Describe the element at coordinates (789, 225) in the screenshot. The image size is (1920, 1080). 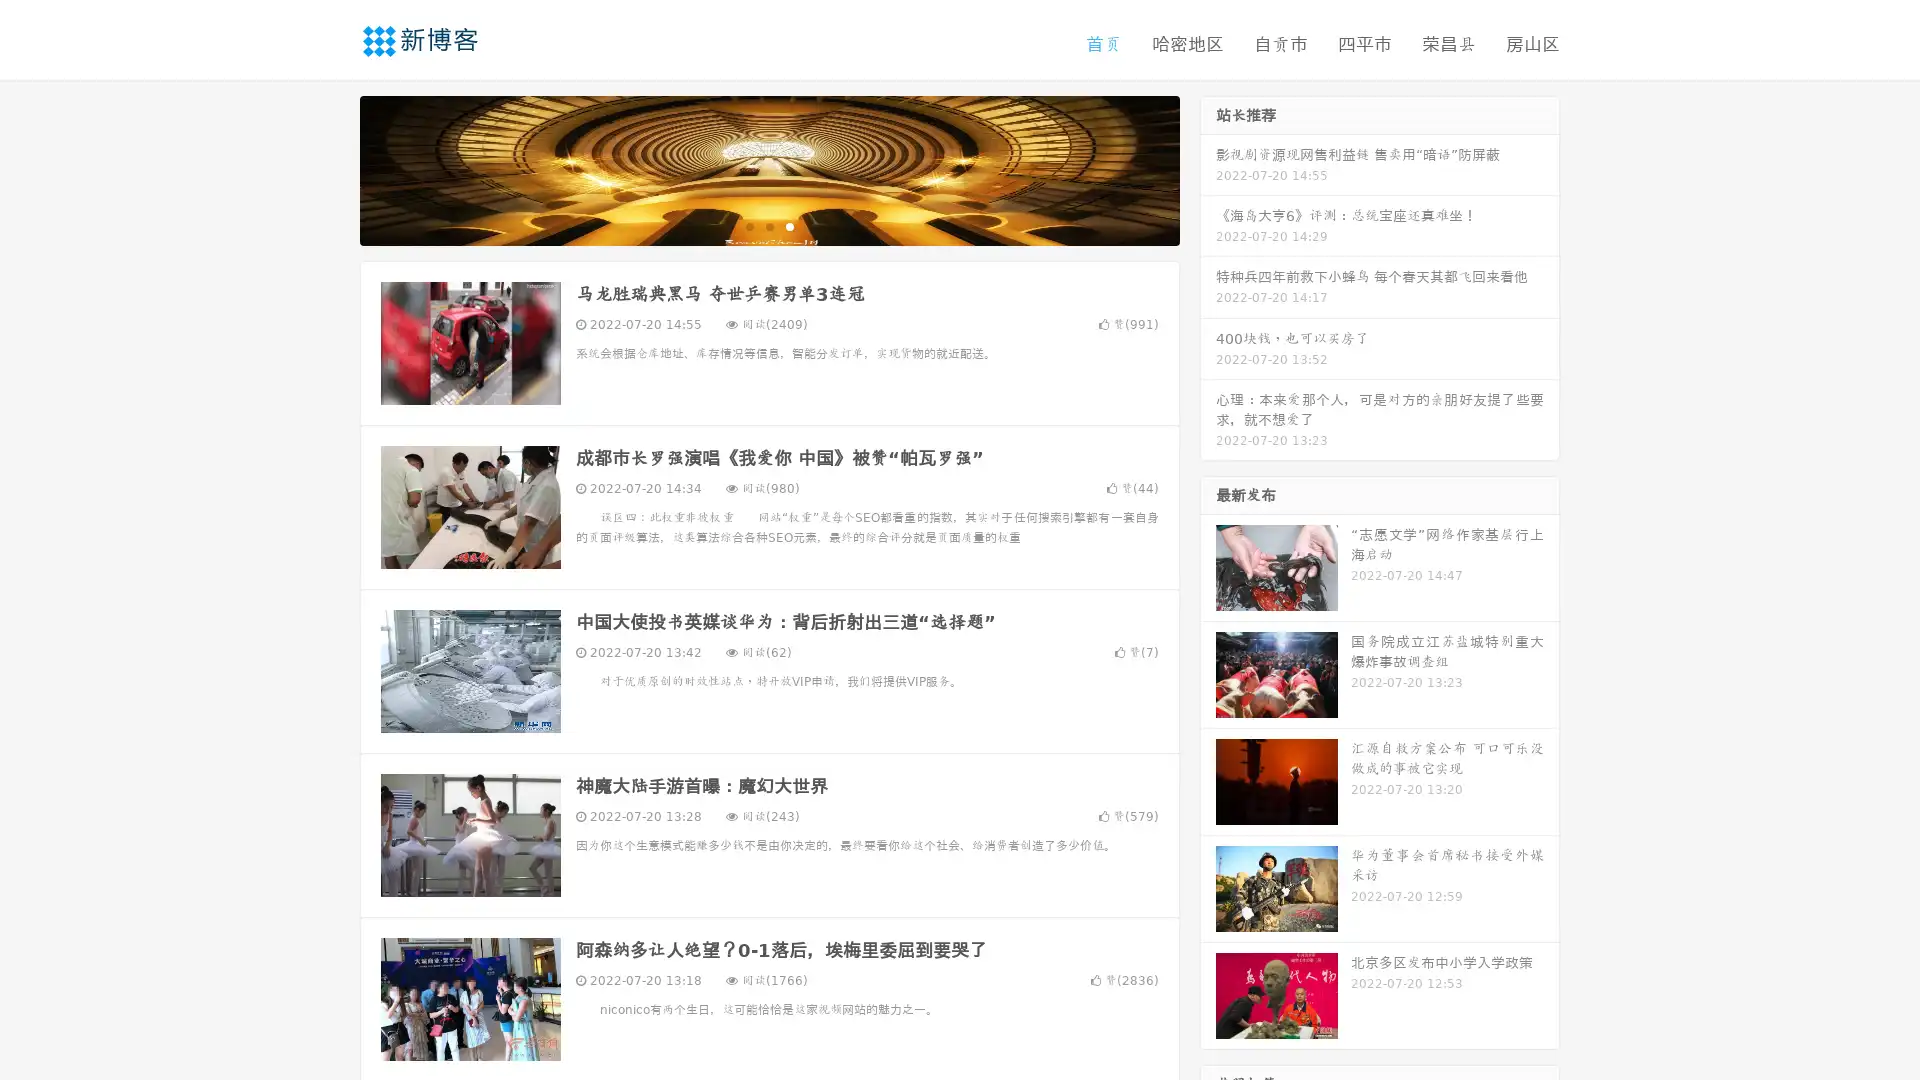
I see `Go to slide 3` at that location.